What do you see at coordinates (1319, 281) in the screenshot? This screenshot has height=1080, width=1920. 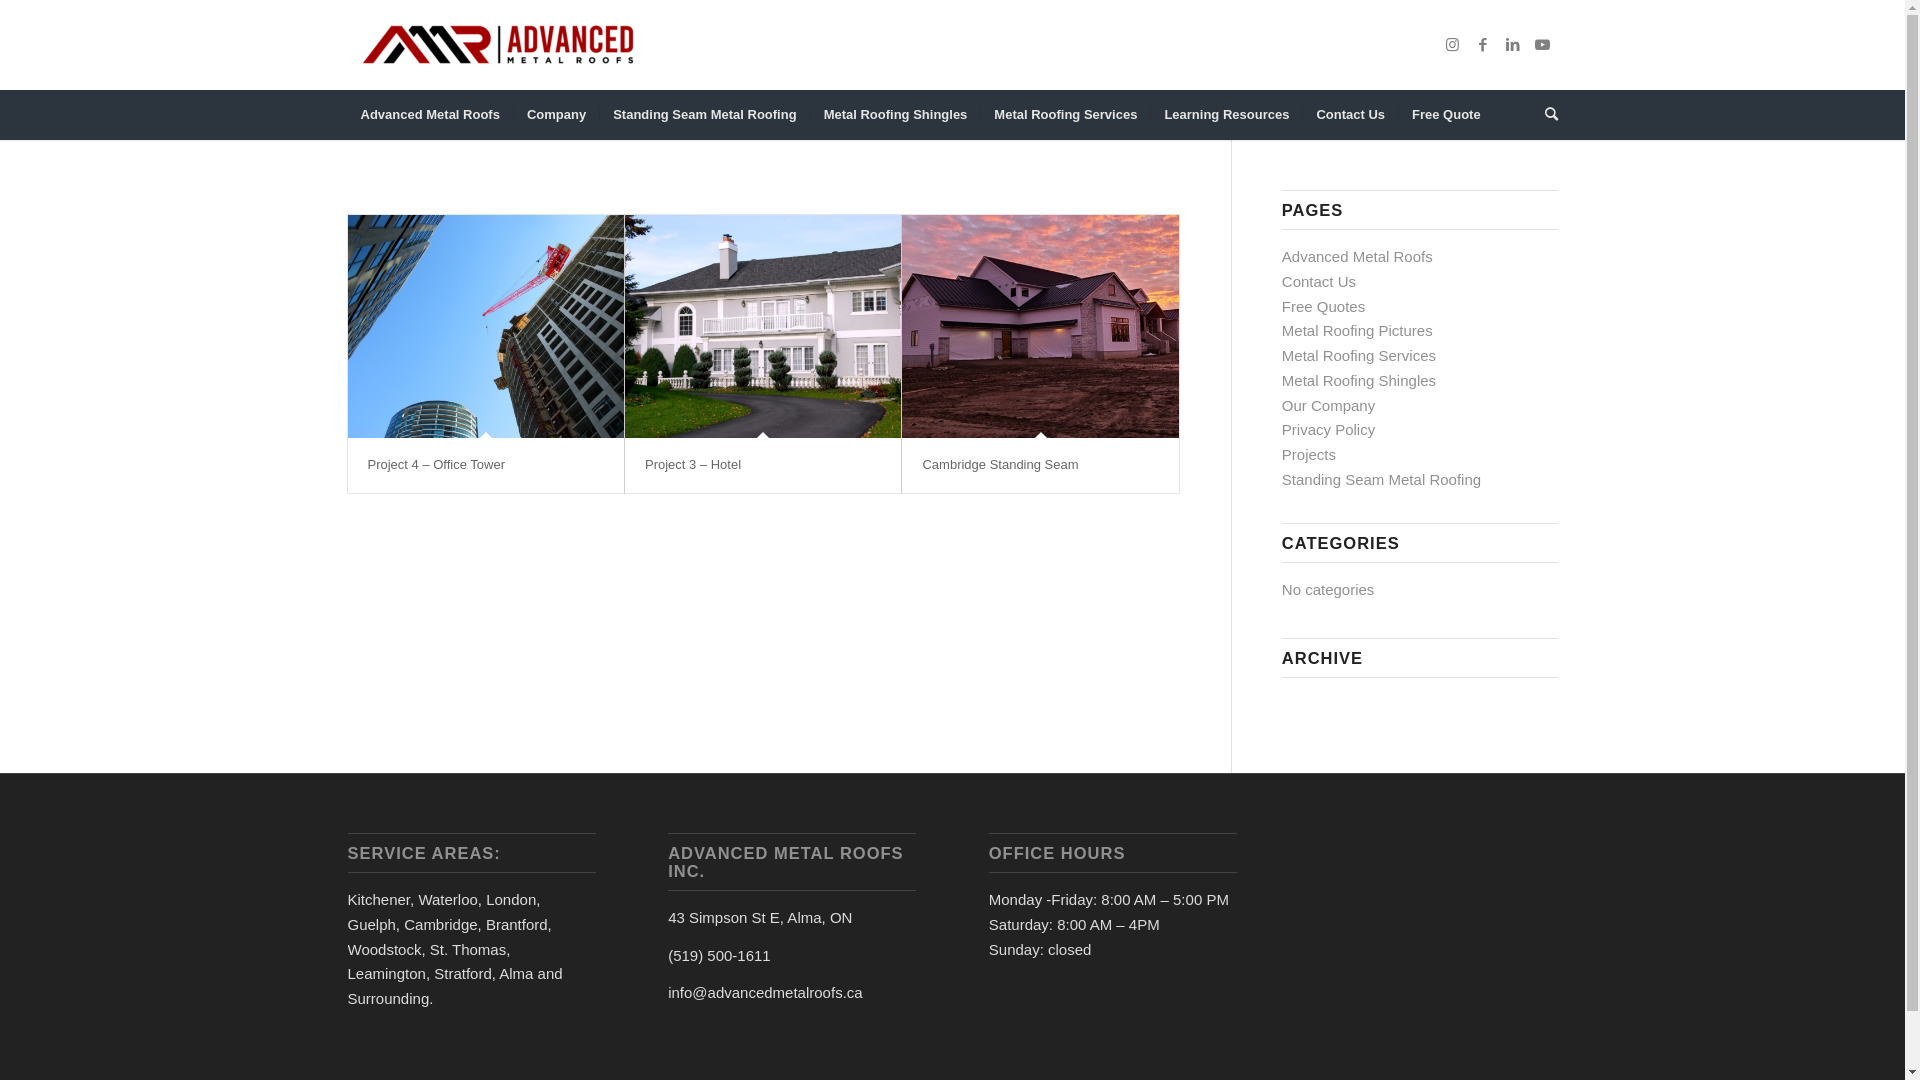 I see `'Contact Us'` at bounding box center [1319, 281].